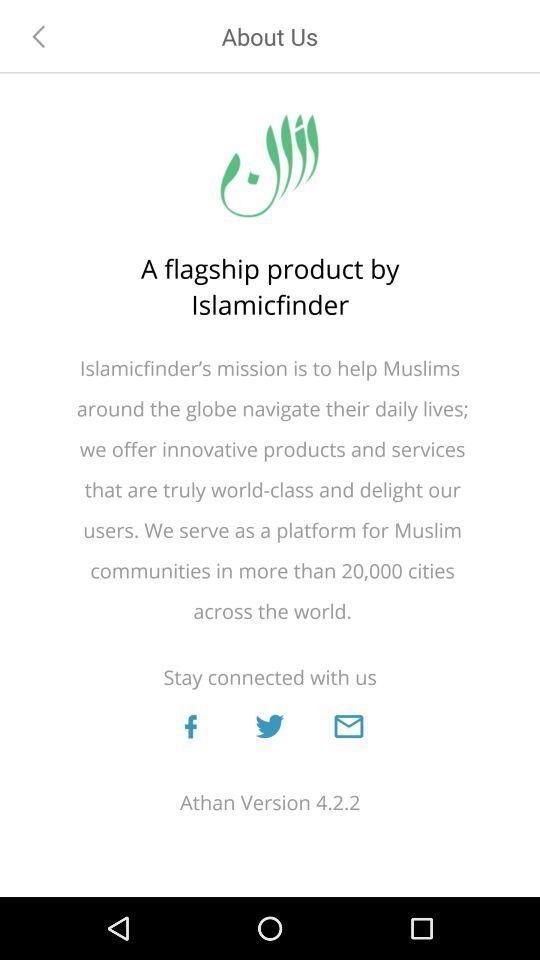 The image size is (540, 960). What do you see at coordinates (190, 725) in the screenshot?
I see `click for facebook` at bounding box center [190, 725].